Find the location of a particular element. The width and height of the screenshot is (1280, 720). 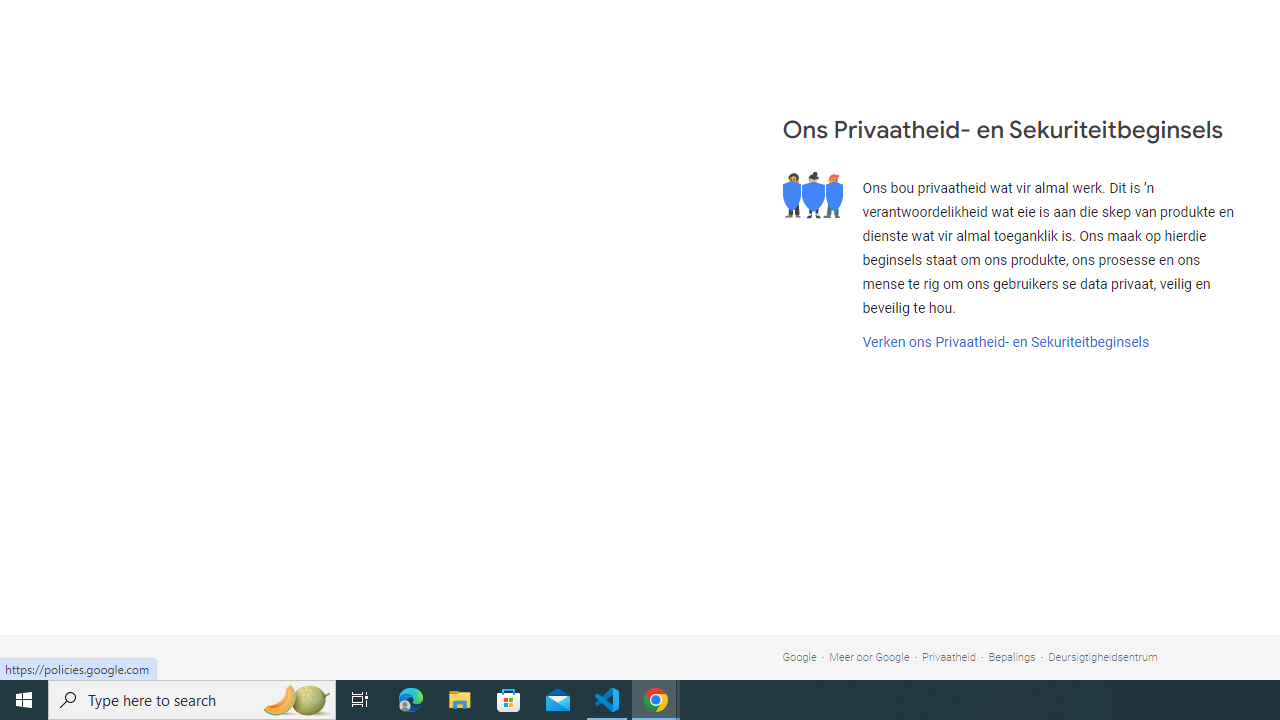

'Meer oor Google' is located at coordinates (869, 657).